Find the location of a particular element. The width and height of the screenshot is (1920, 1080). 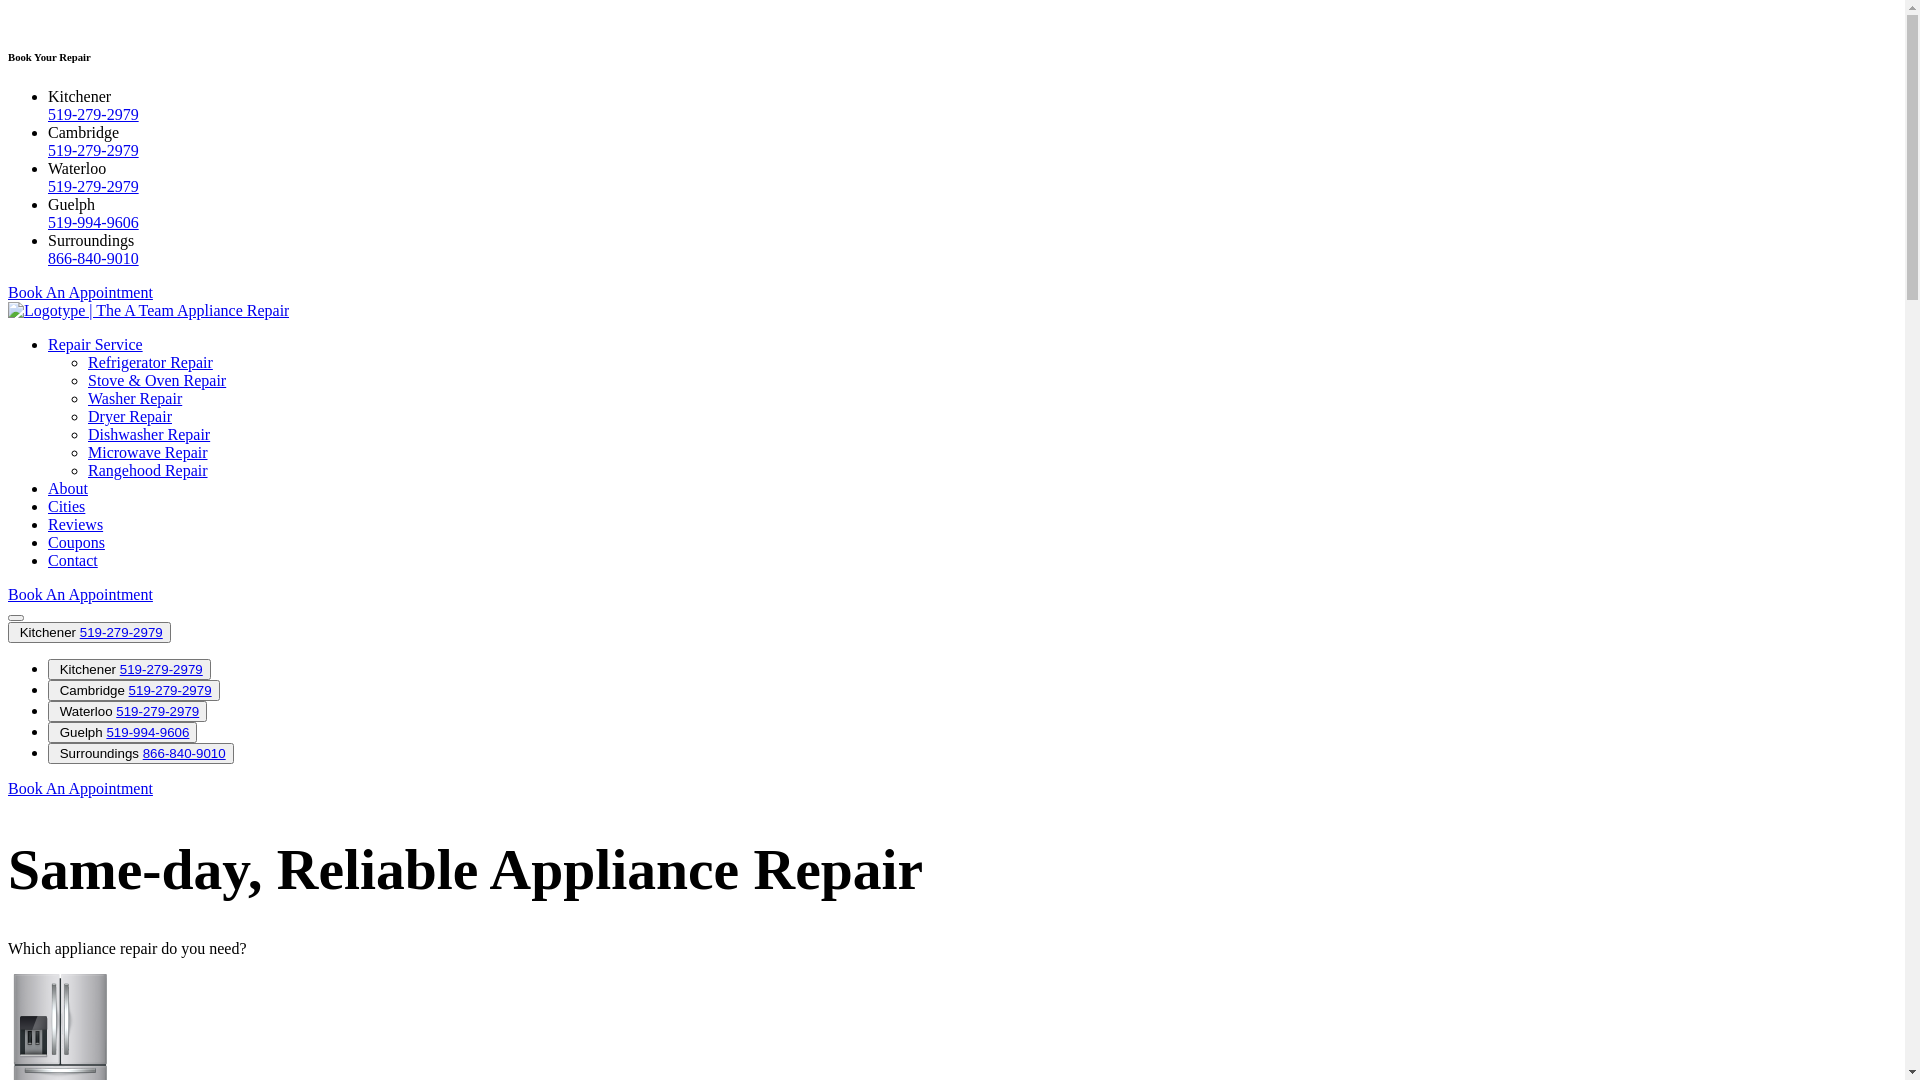

'Repair Service' is located at coordinates (48, 343).